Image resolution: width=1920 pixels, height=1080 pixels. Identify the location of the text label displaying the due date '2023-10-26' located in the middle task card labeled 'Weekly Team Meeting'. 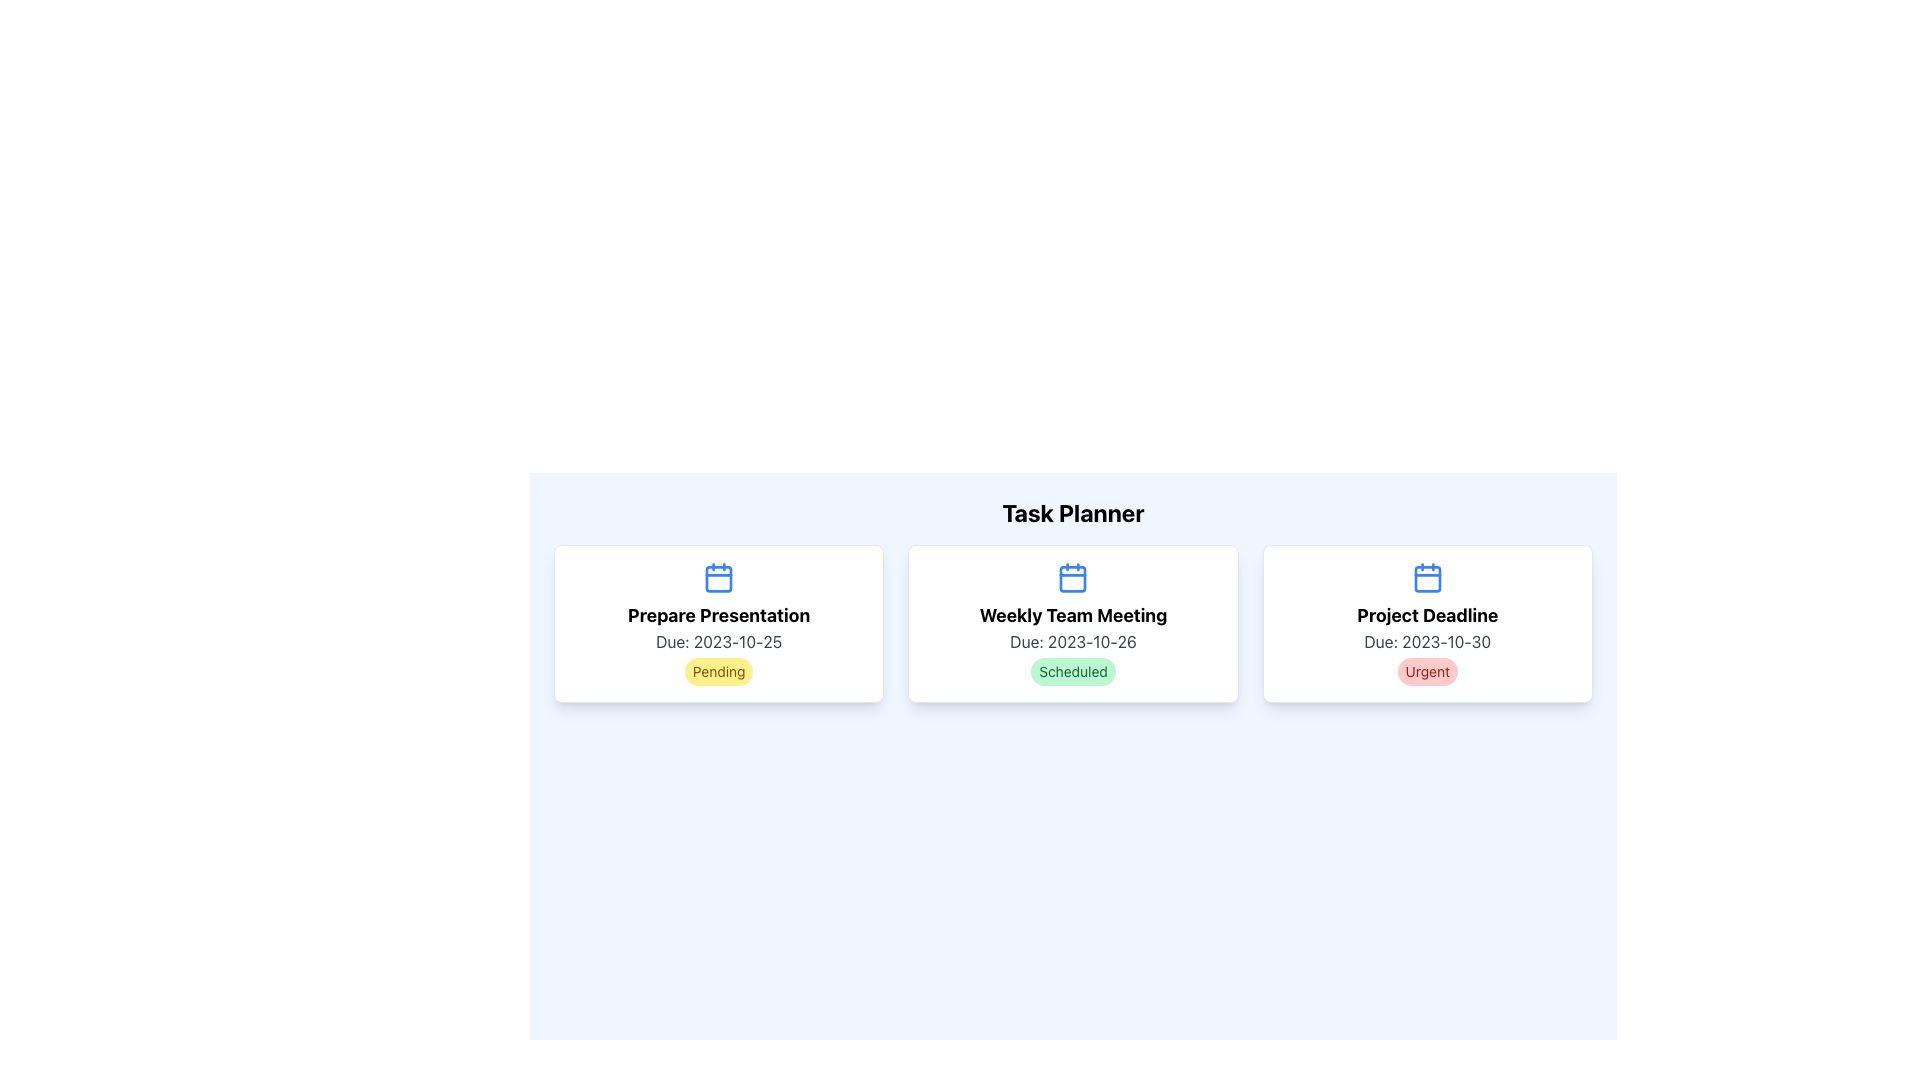
(1072, 641).